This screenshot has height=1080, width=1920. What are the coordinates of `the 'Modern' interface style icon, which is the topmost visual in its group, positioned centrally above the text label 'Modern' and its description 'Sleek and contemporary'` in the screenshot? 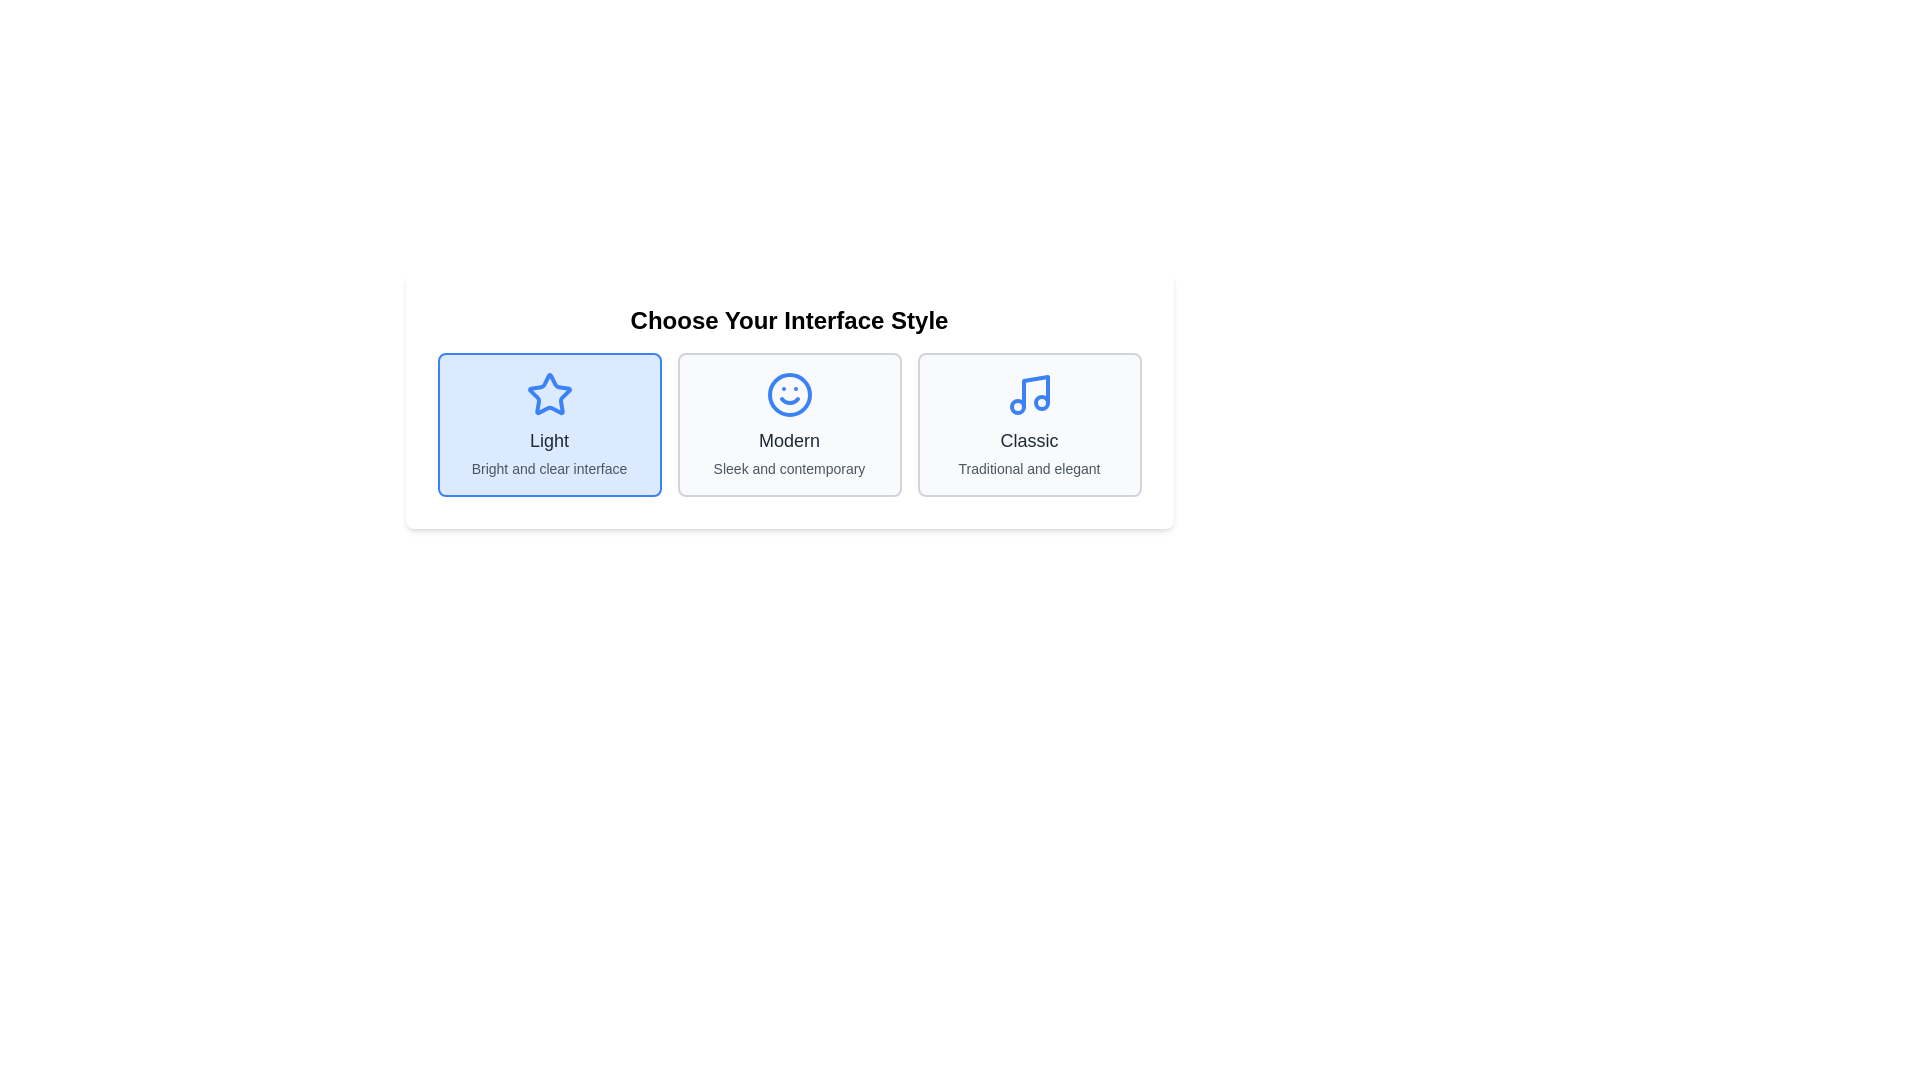 It's located at (788, 394).